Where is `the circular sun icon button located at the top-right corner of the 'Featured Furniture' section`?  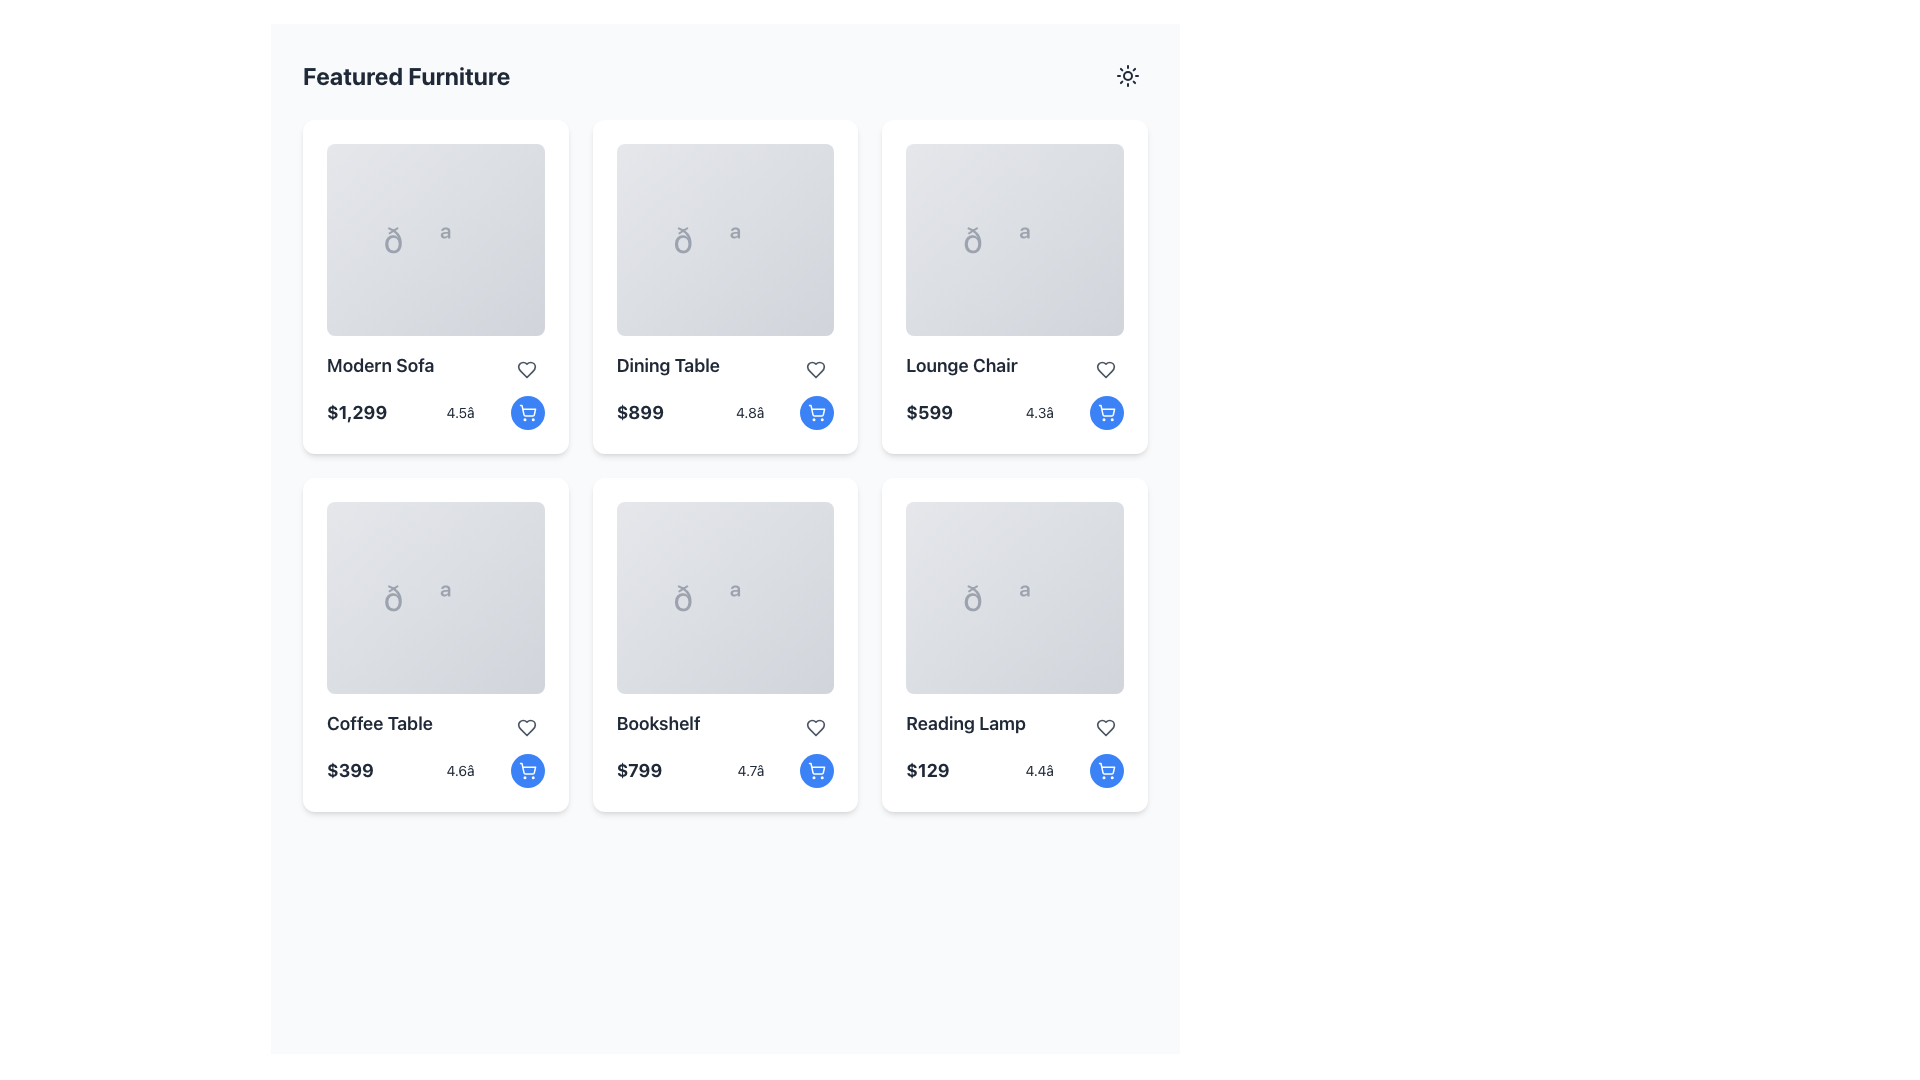 the circular sun icon button located at the top-right corner of the 'Featured Furniture' section is located at coordinates (1128, 75).